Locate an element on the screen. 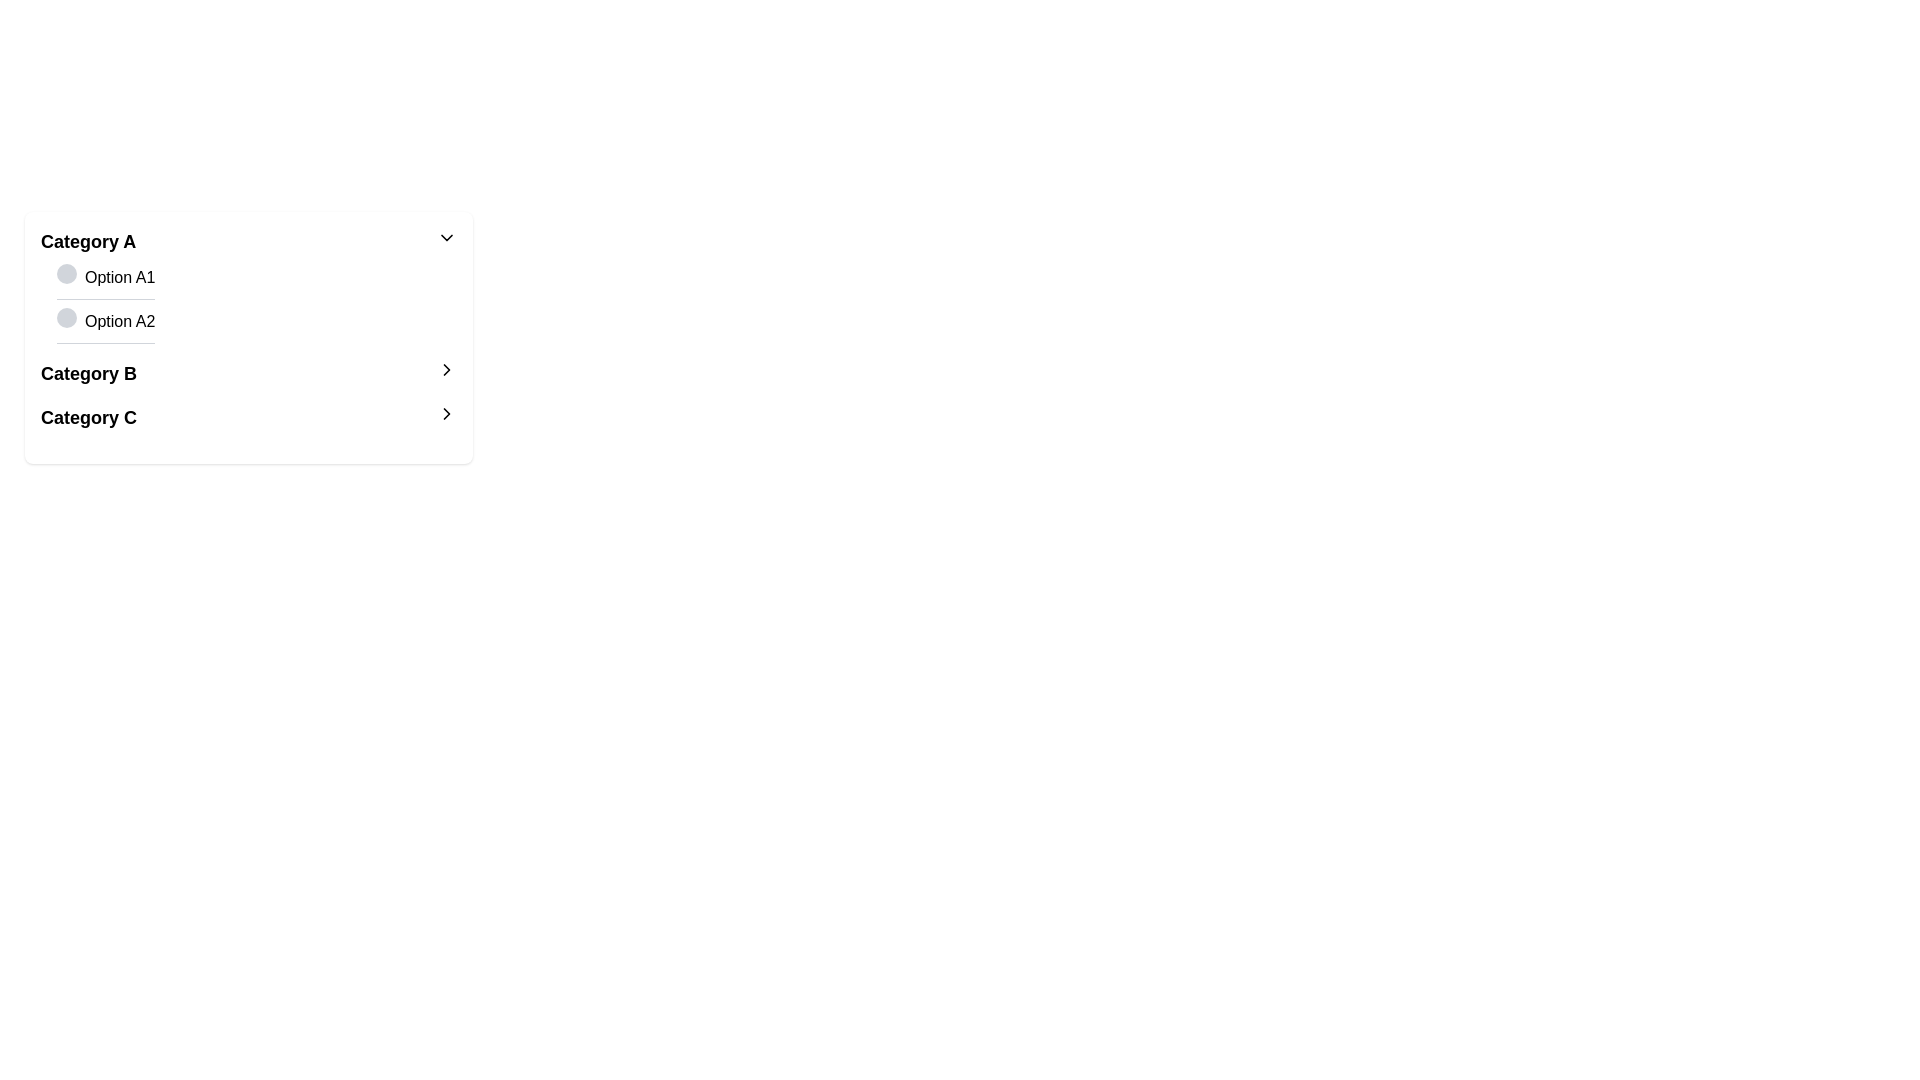 The height and width of the screenshot is (1080, 1920). the radio button visually styled as 'Option A2' is located at coordinates (67, 319).